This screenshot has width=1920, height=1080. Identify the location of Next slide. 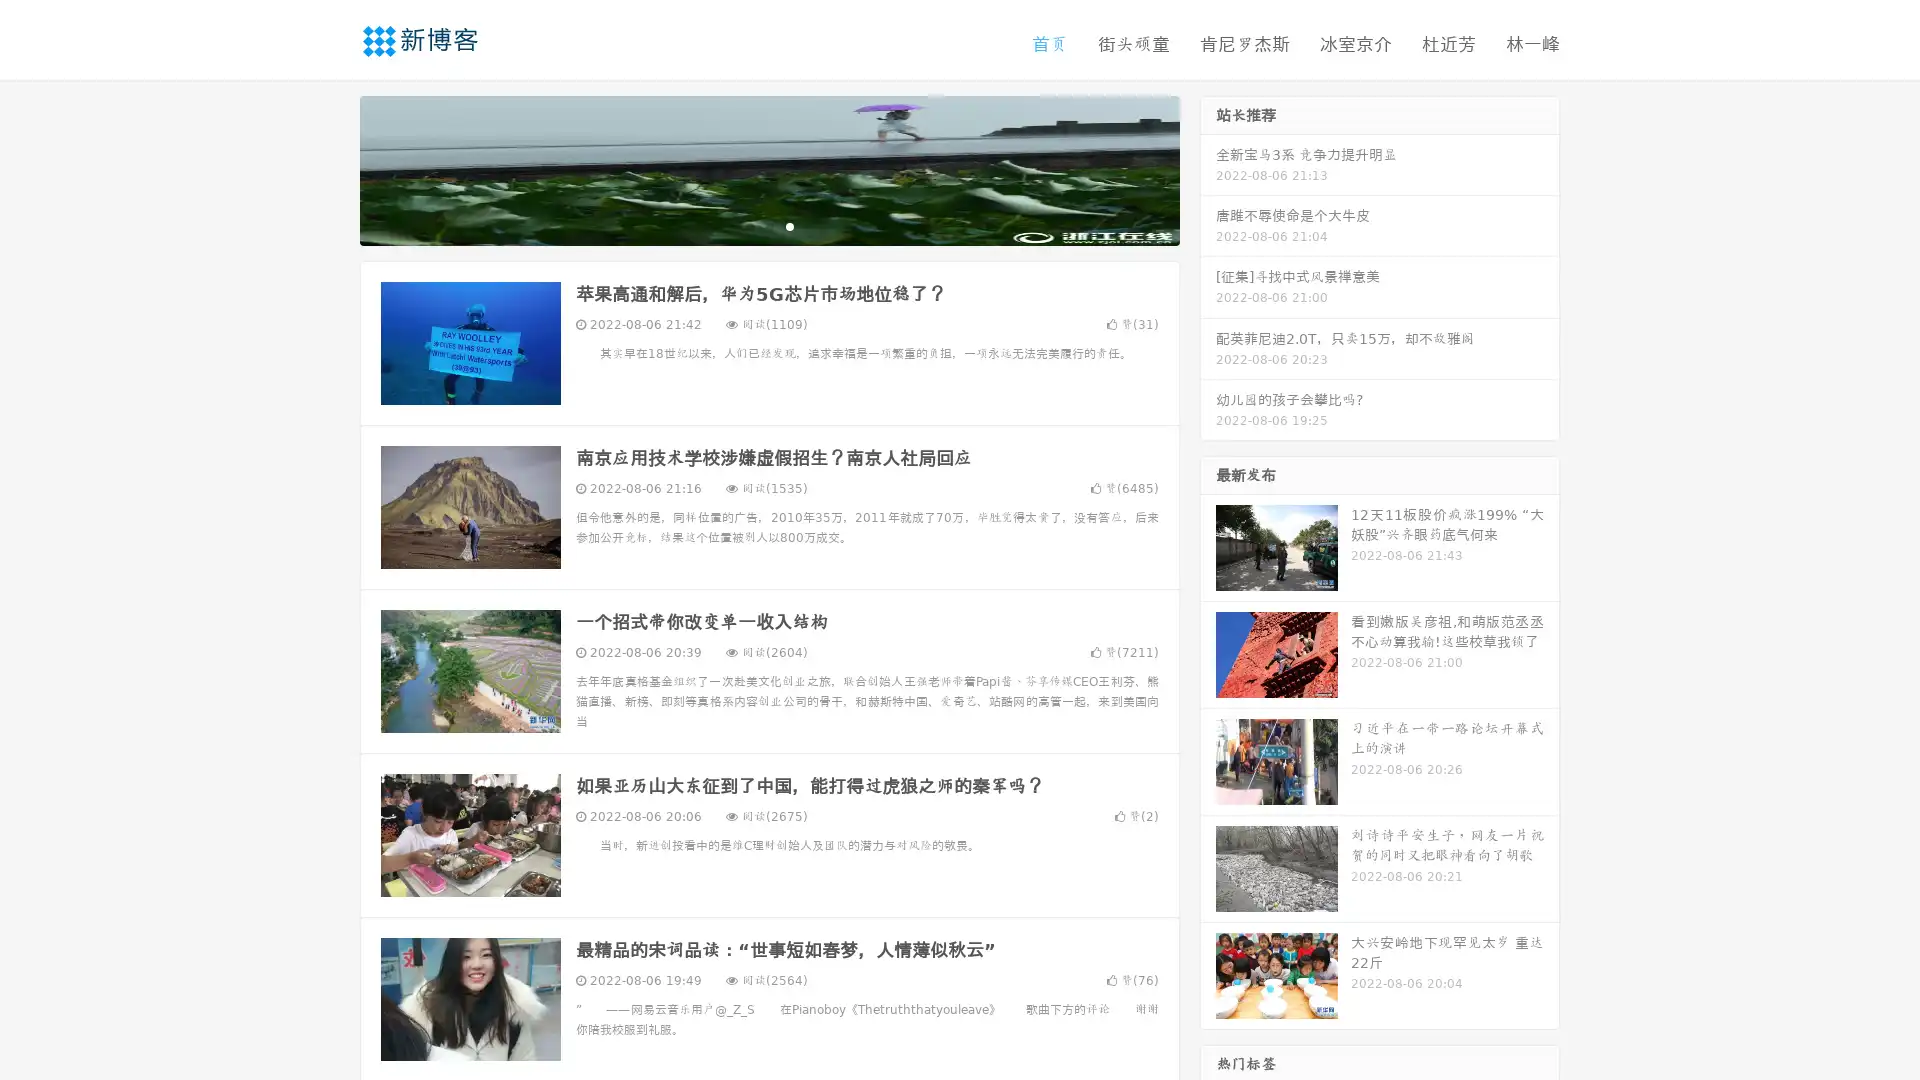
(1208, 168).